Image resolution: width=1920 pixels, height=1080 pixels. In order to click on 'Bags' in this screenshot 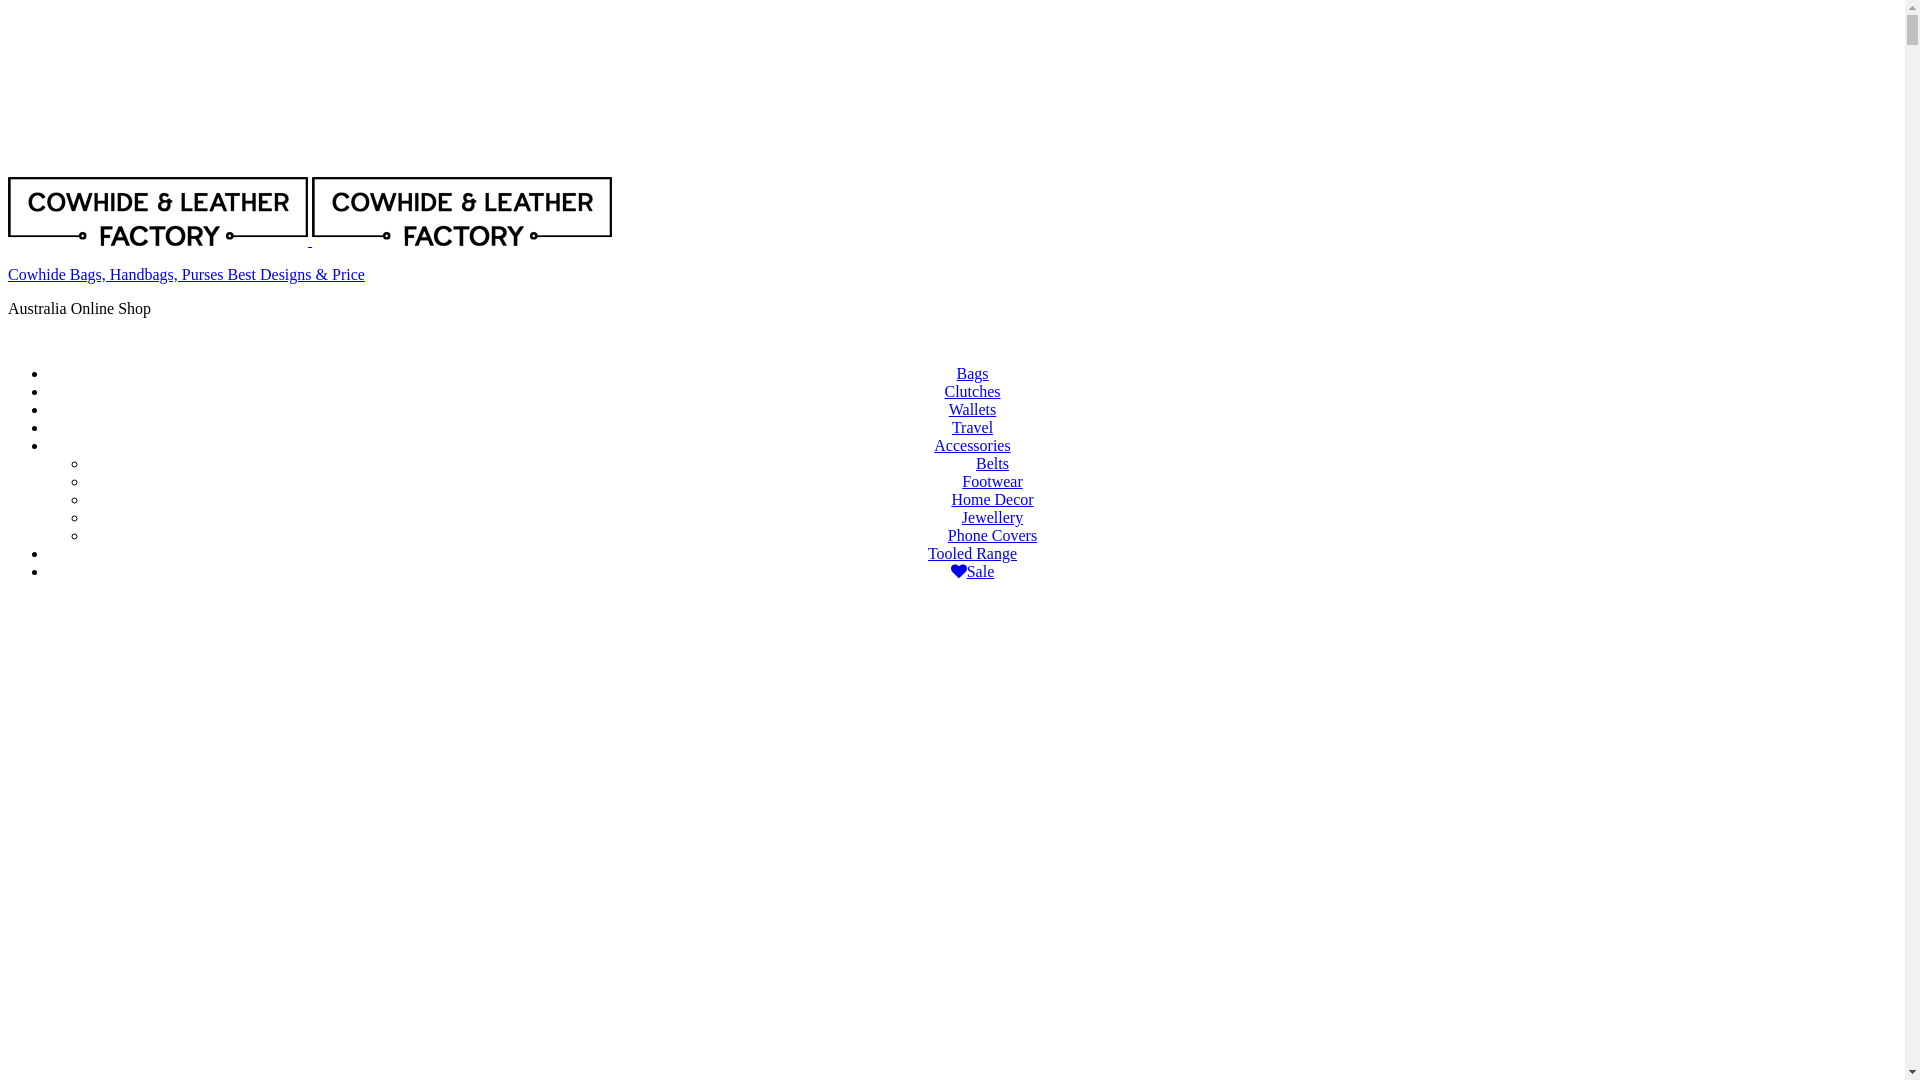, I will do `click(971, 373)`.